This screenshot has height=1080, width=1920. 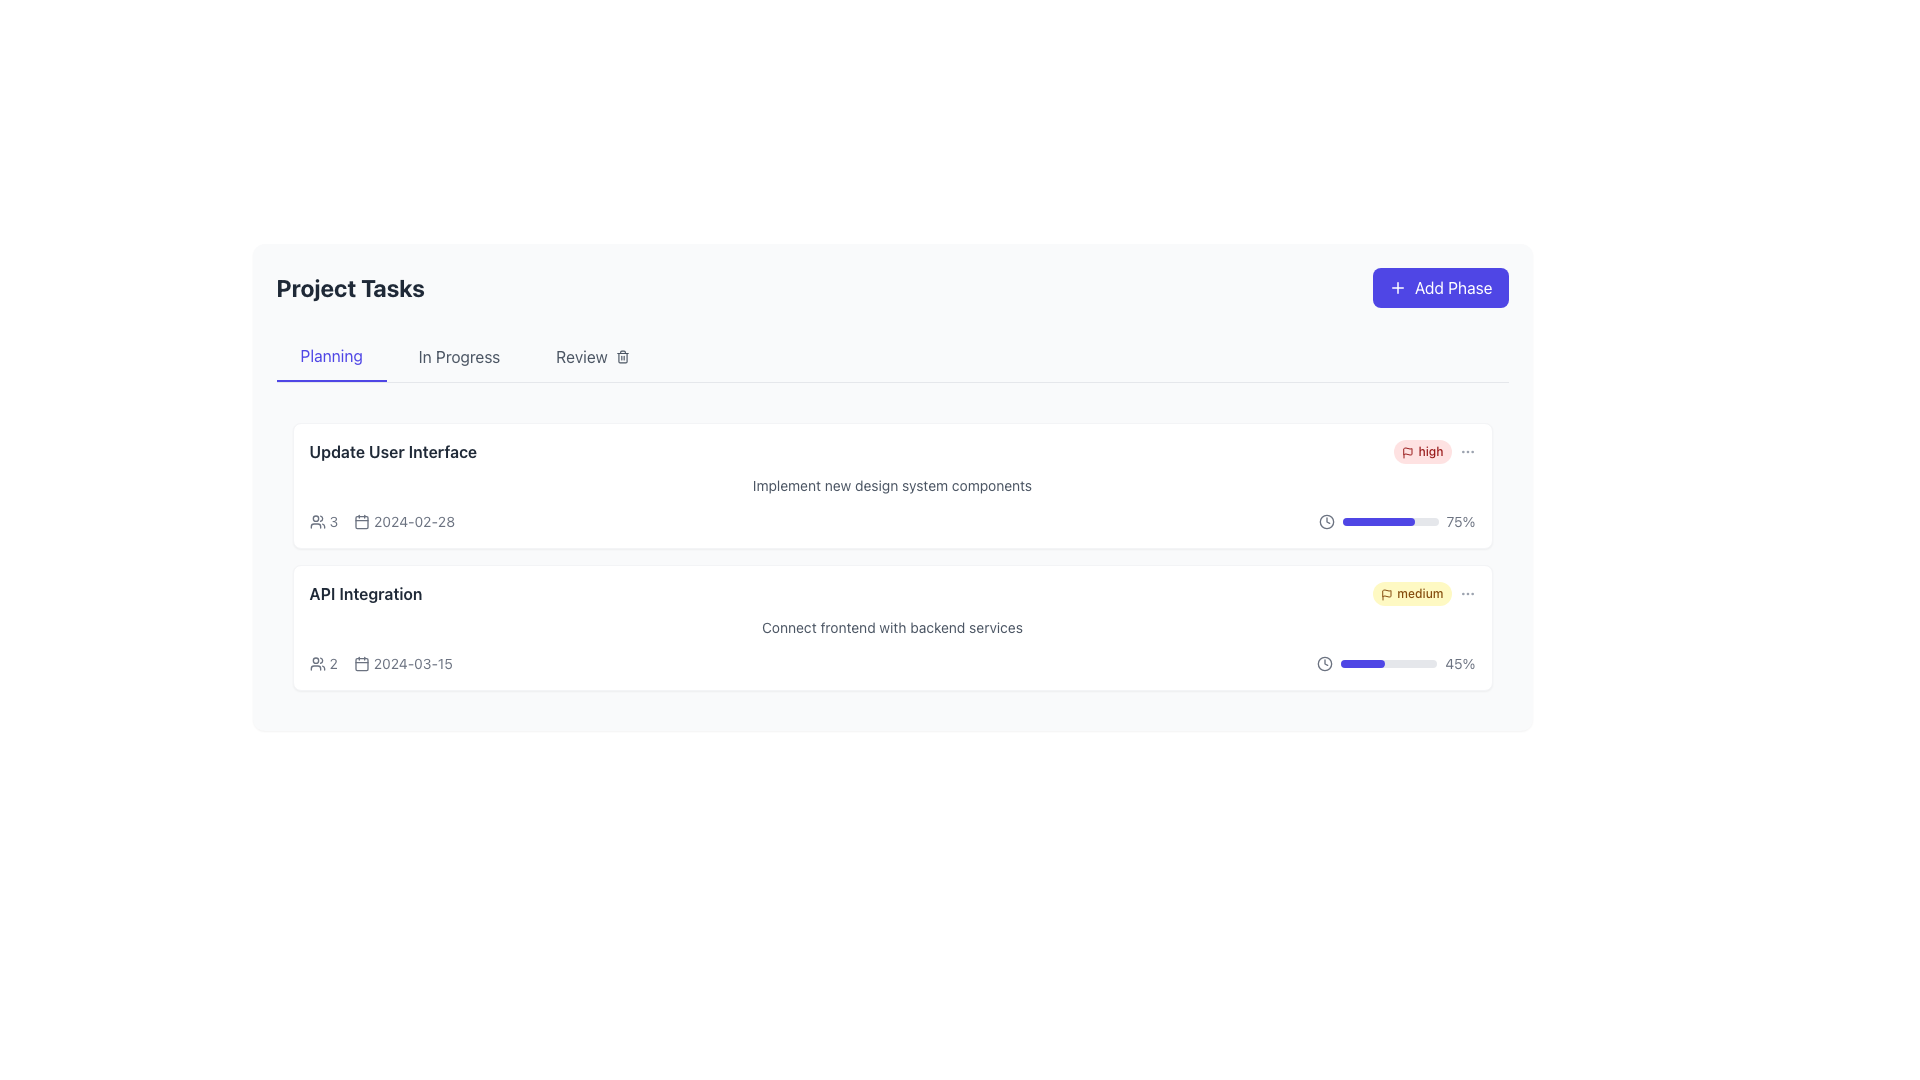 What do you see at coordinates (1325, 663) in the screenshot?
I see `the outer boundary of the clock face located within the clock icon on the right side of the second task card` at bounding box center [1325, 663].